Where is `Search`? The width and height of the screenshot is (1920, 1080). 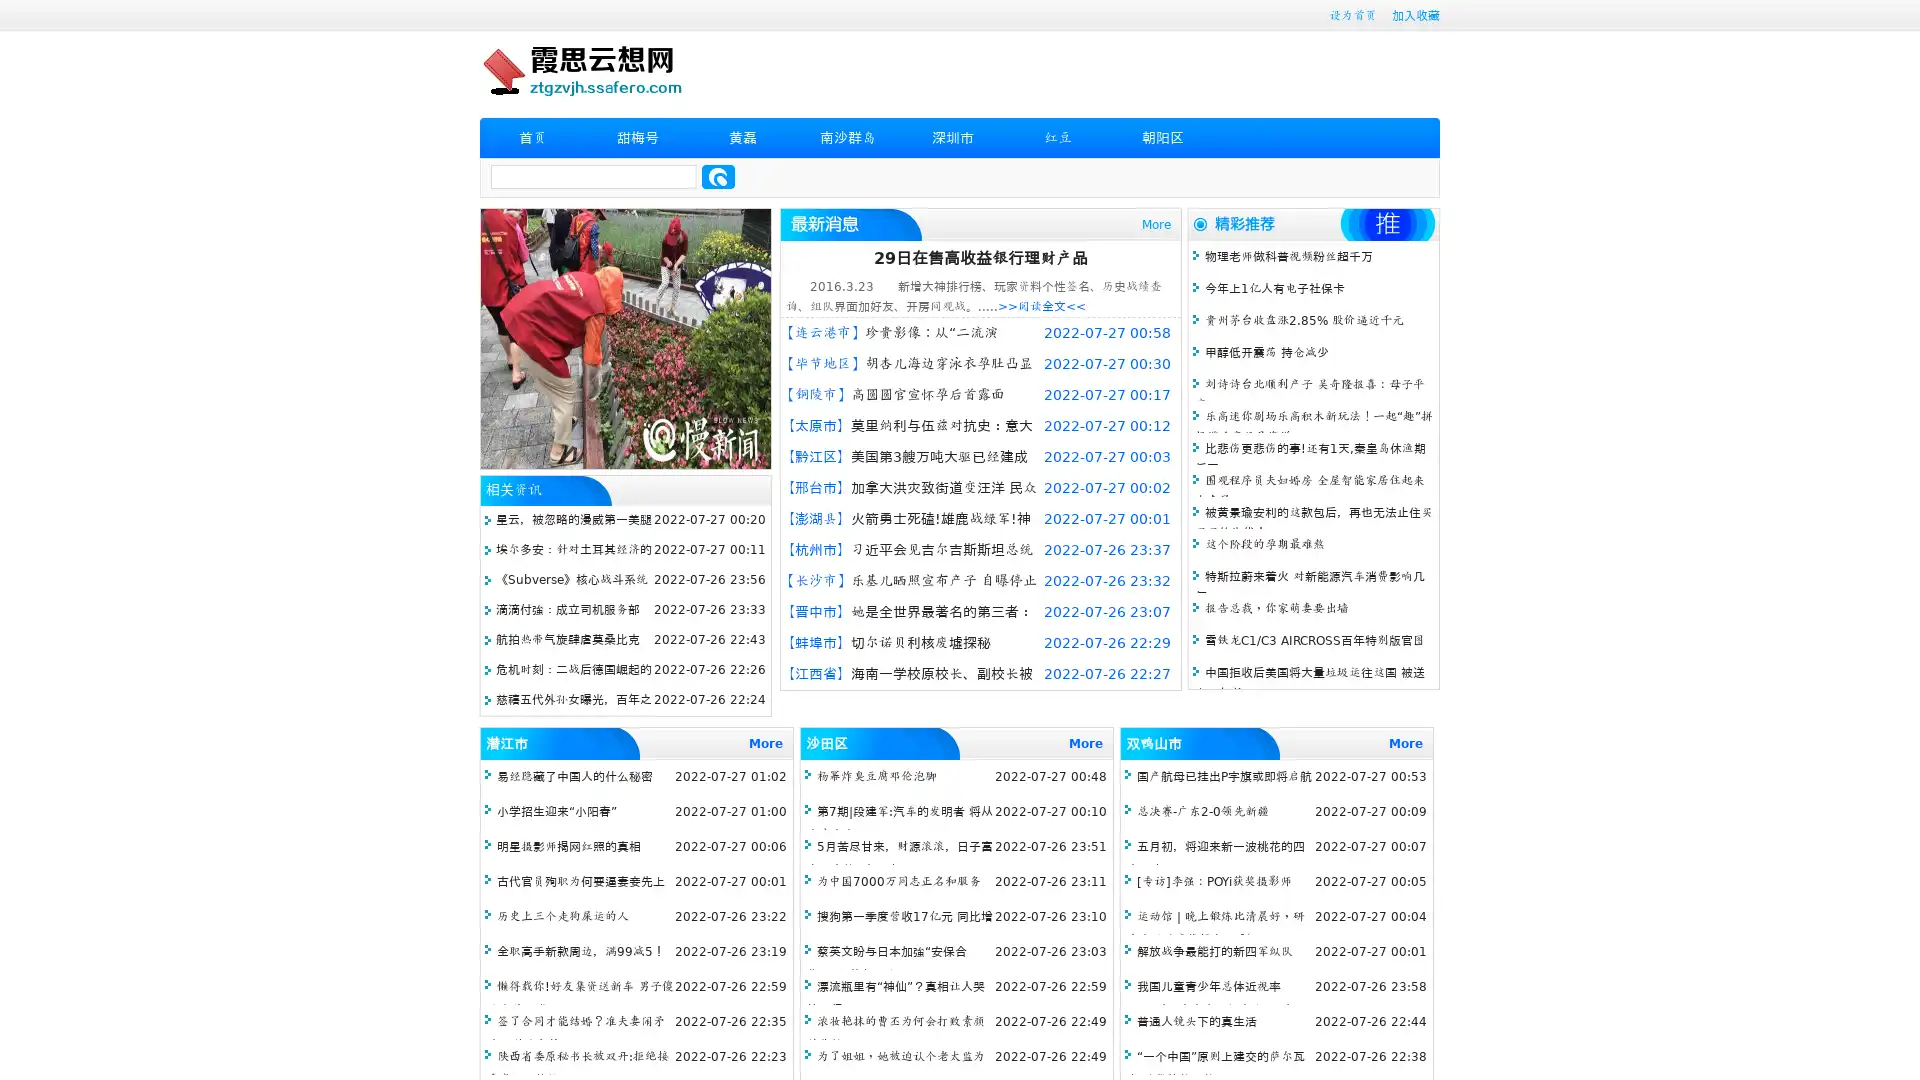 Search is located at coordinates (718, 176).